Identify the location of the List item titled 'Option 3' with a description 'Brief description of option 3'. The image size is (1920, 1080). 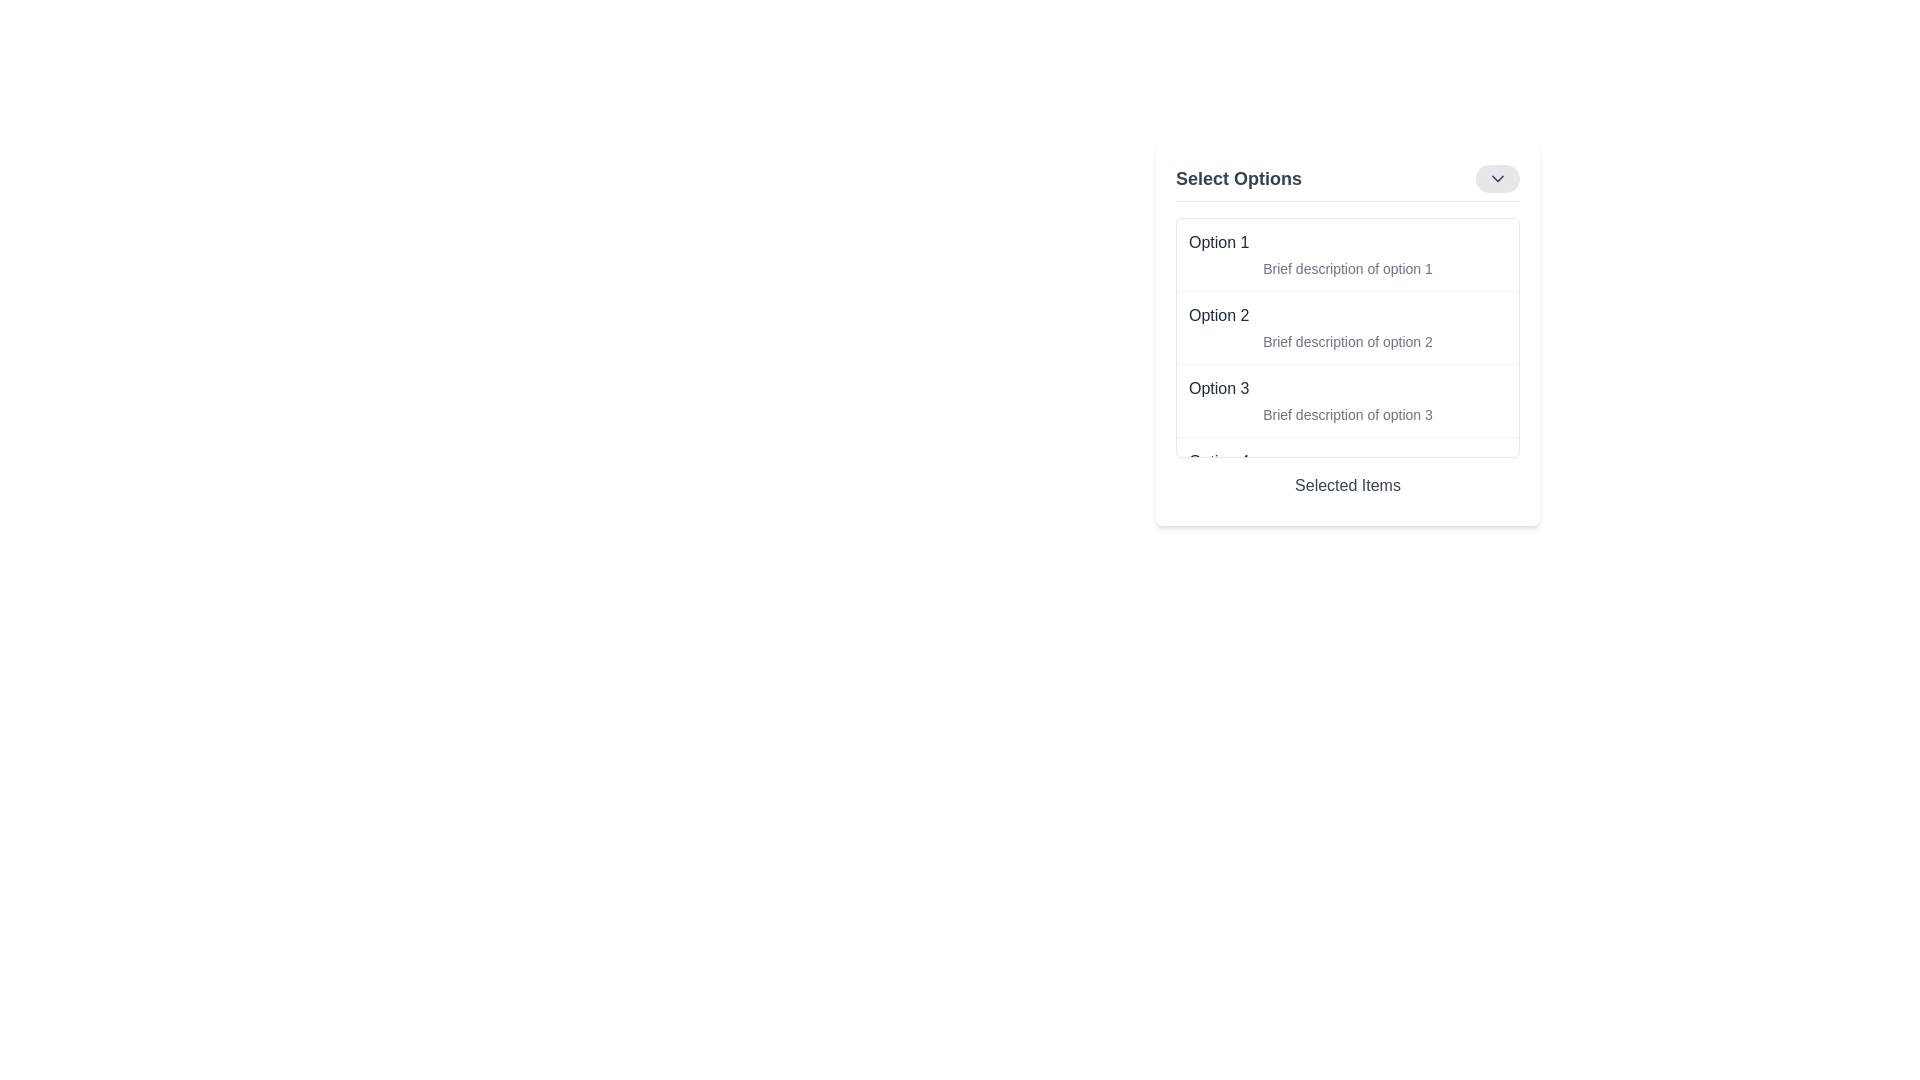
(1348, 401).